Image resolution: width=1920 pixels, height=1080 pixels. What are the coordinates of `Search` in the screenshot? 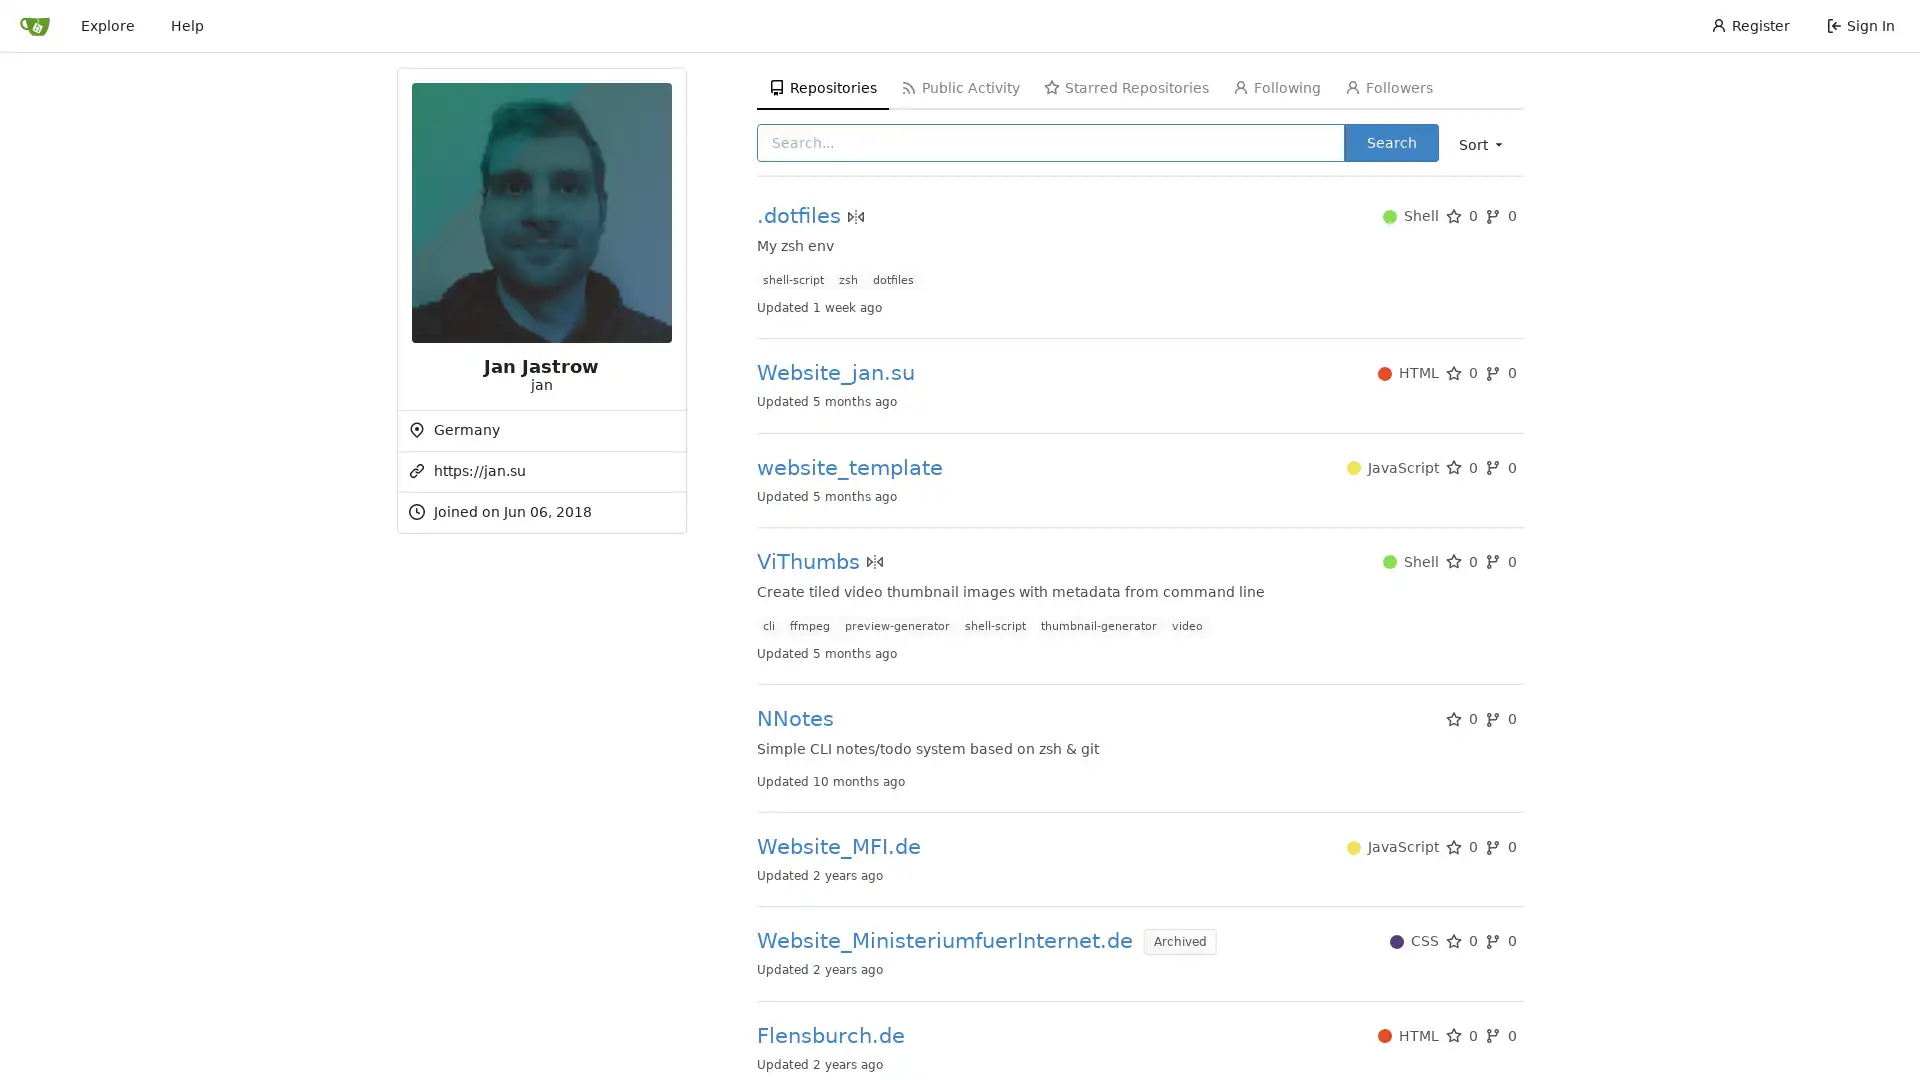 It's located at (1390, 141).